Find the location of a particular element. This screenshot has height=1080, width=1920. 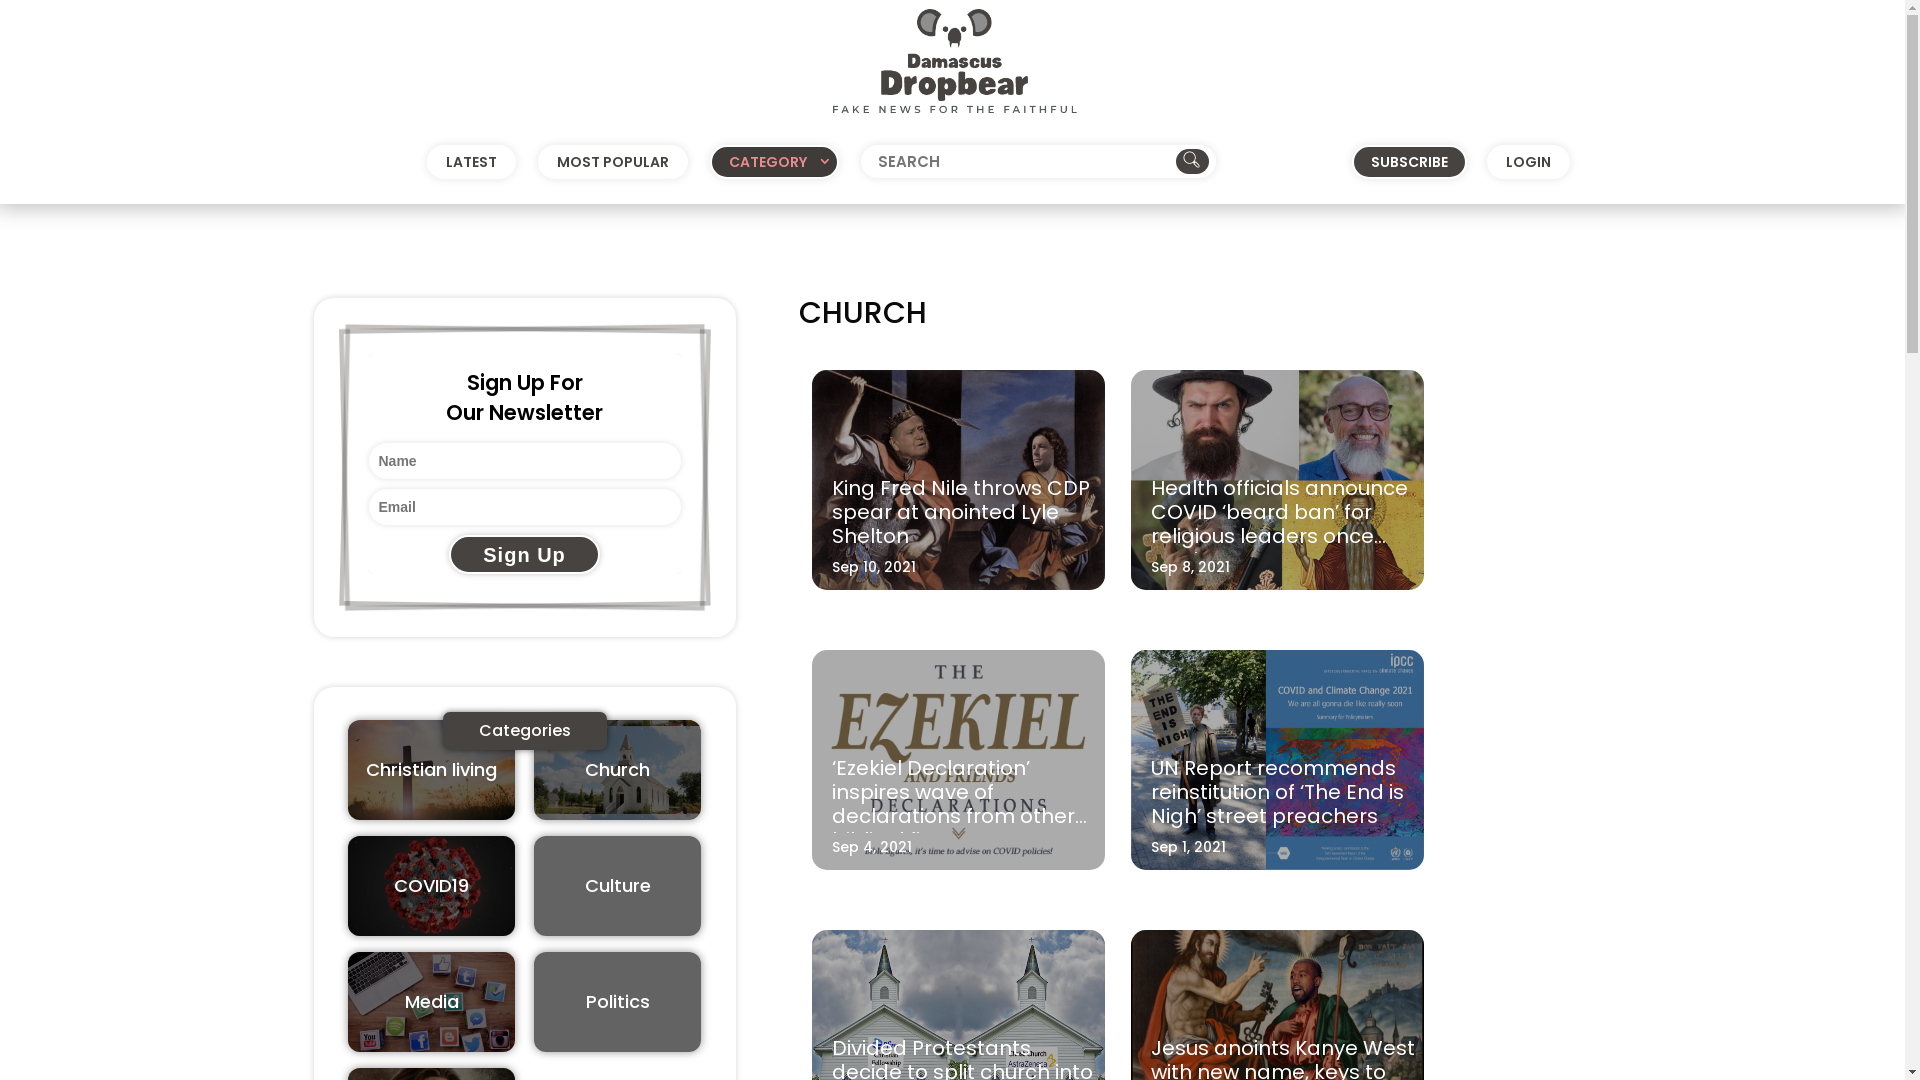

'Culture' is located at coordinates (616, 885).